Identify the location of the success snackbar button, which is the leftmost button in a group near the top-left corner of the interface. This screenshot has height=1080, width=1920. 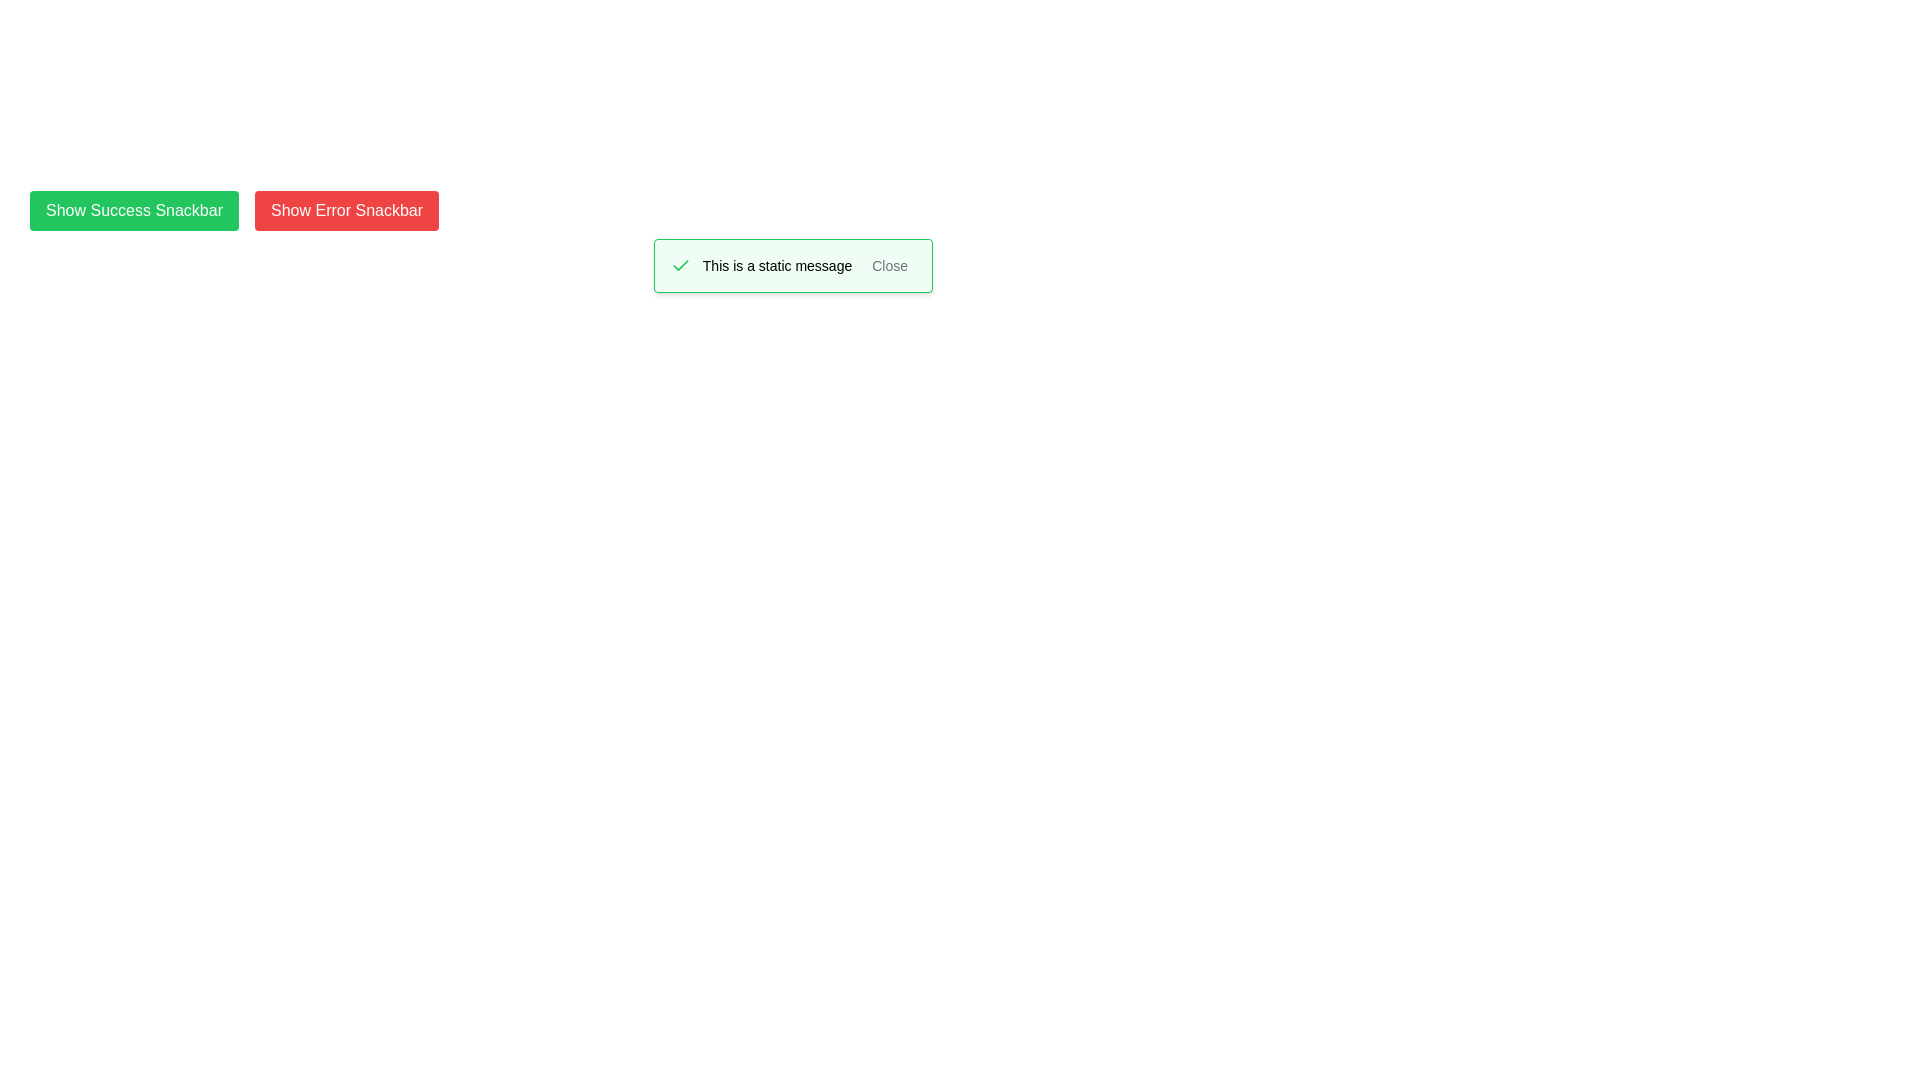
(133, 211).